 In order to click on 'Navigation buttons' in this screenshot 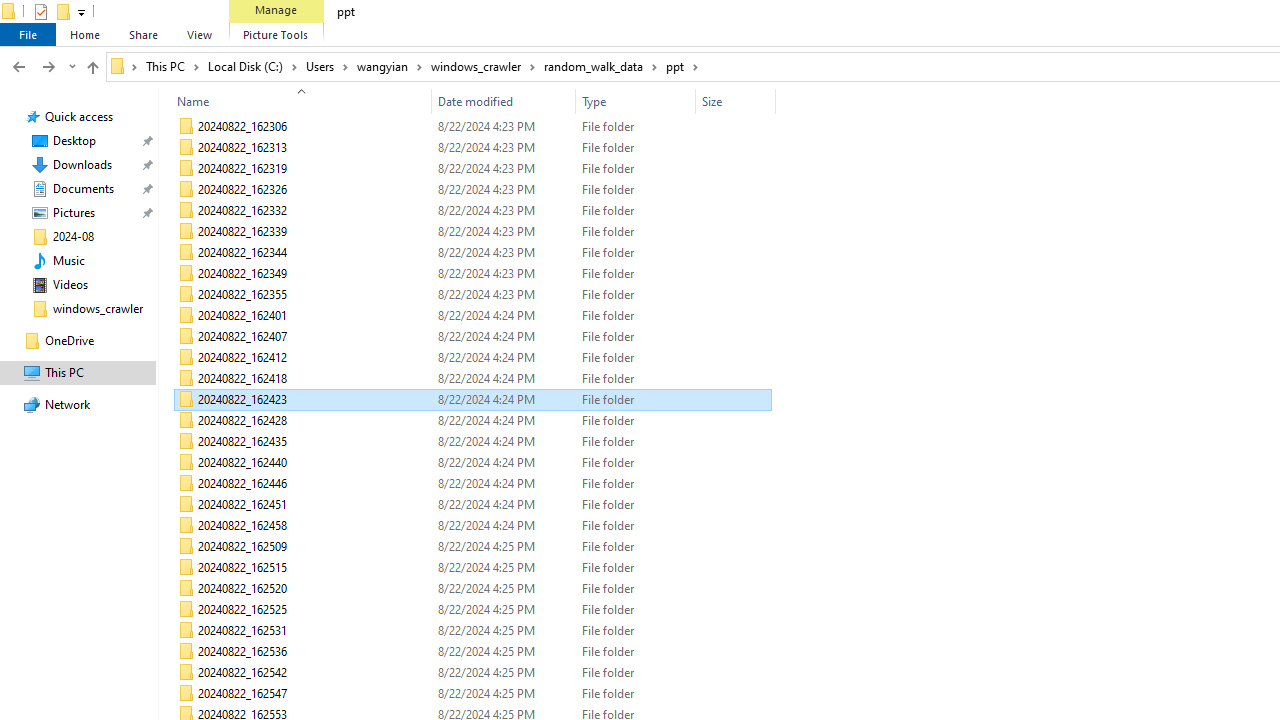, I will do `click(42, 65)`.